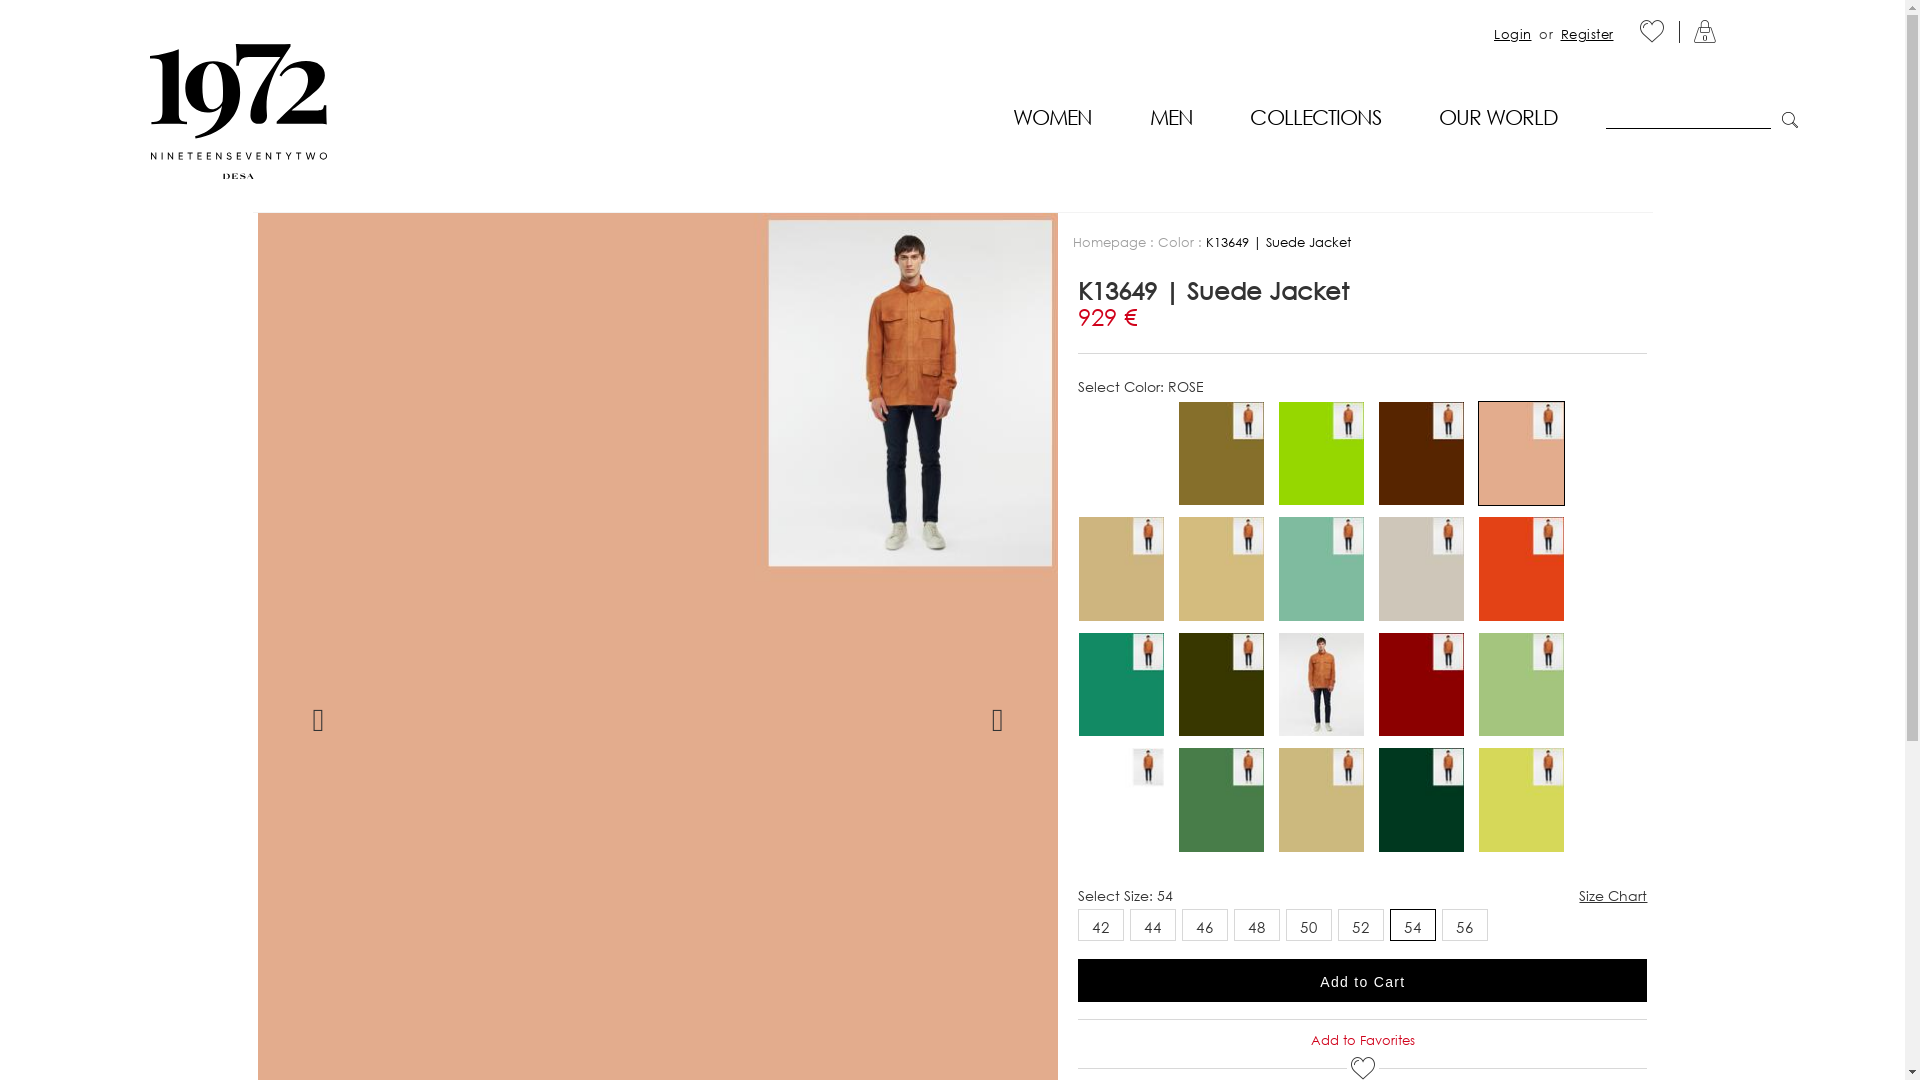 The height and width of the screenshot is (1080, 1920). Describe the element at coordinates (1361, 979) in the screenshot. I see `'Add to Cart'` at that location.